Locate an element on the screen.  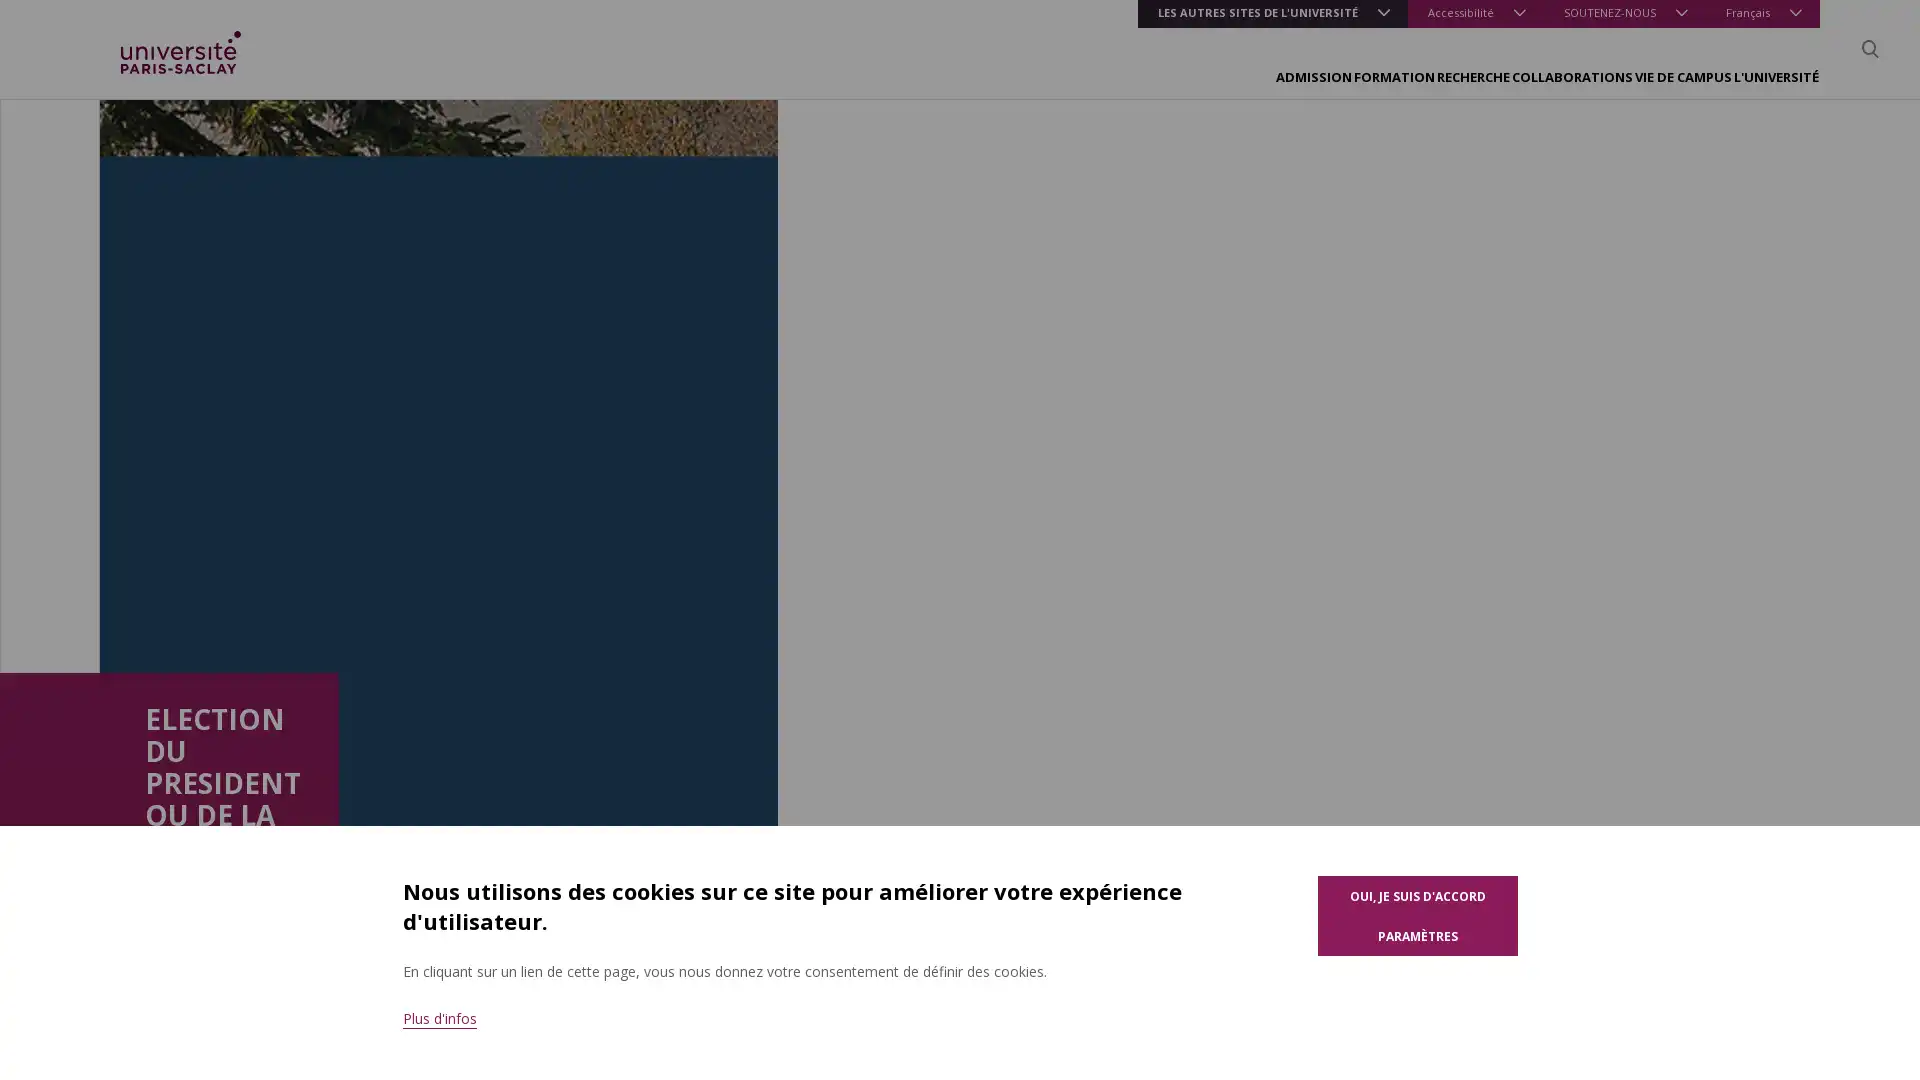
RECHERCHE is located at coordinates (1269, 68).